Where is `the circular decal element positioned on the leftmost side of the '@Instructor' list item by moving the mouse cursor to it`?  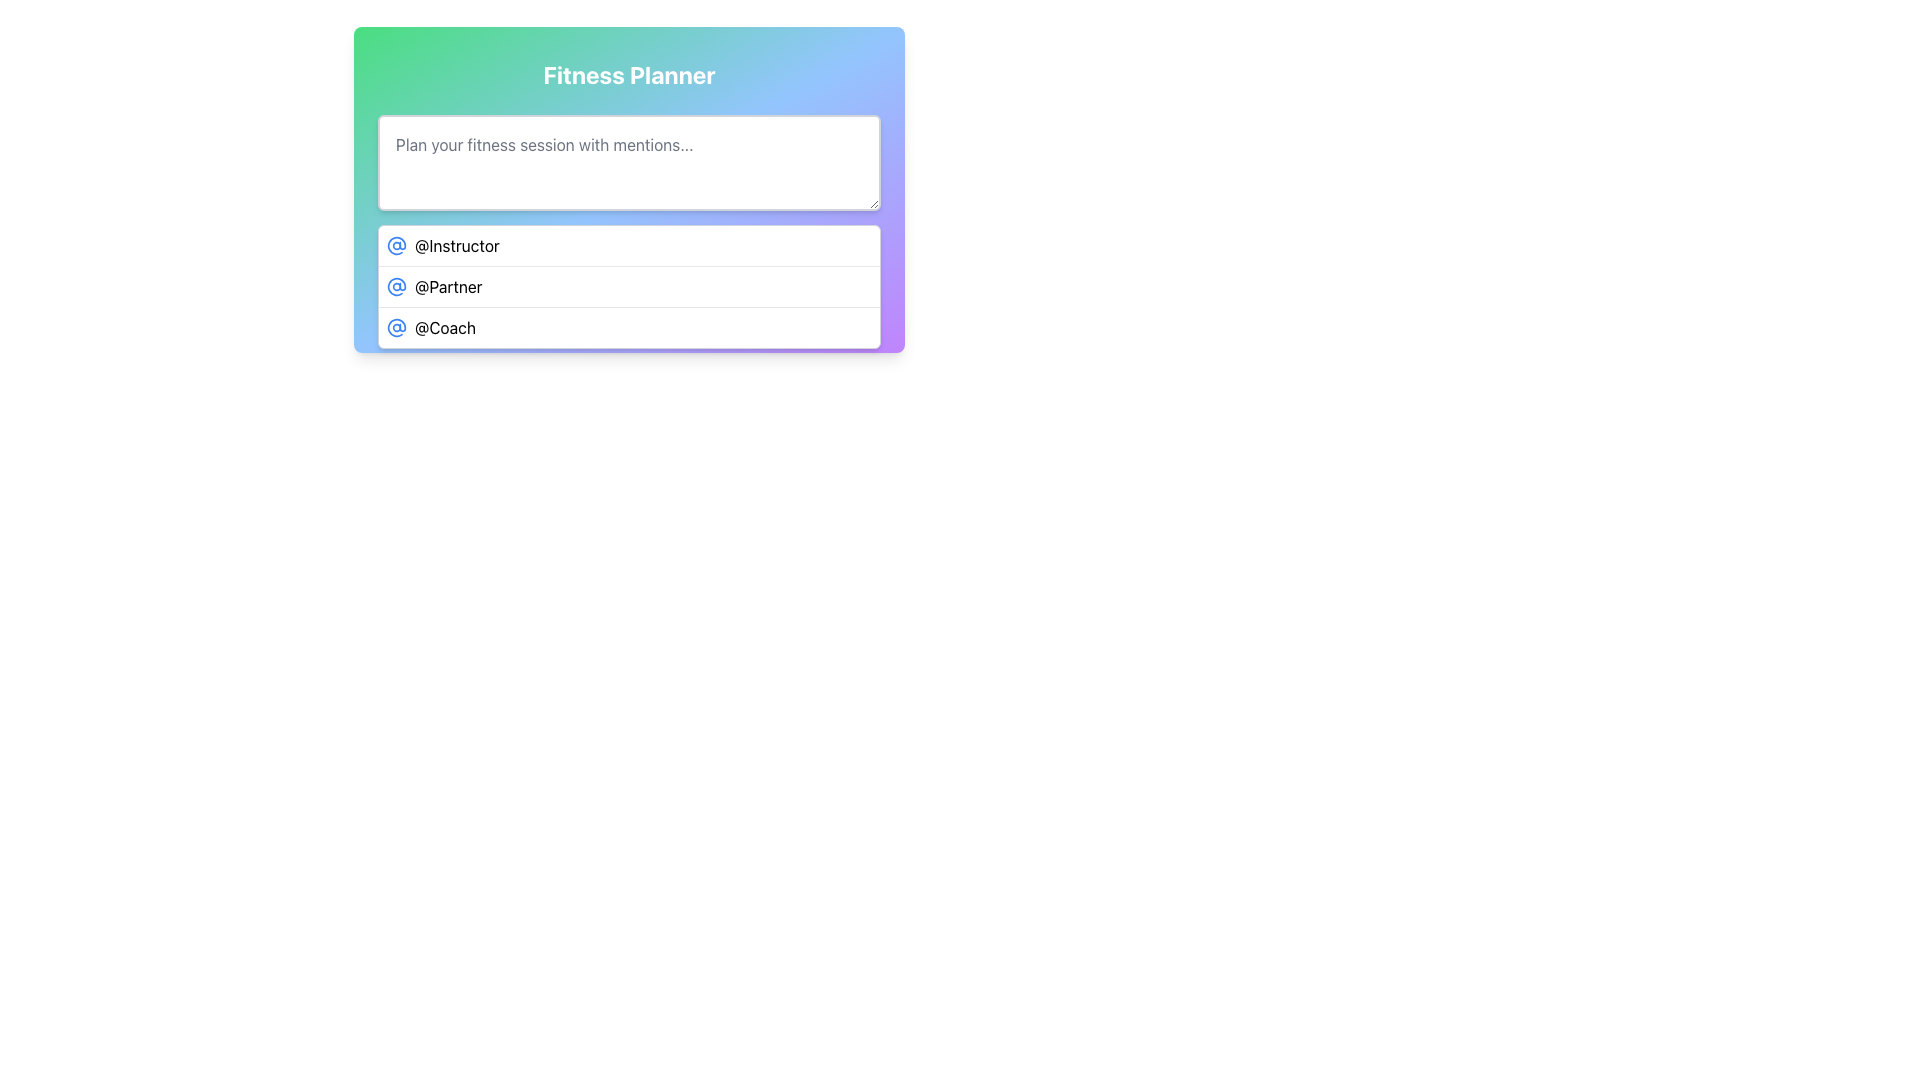
the circular decal element positioned on the leftmost side of the '@Instructor' list item by moving the mouse cursor to it is located at coordinates (402, 260).